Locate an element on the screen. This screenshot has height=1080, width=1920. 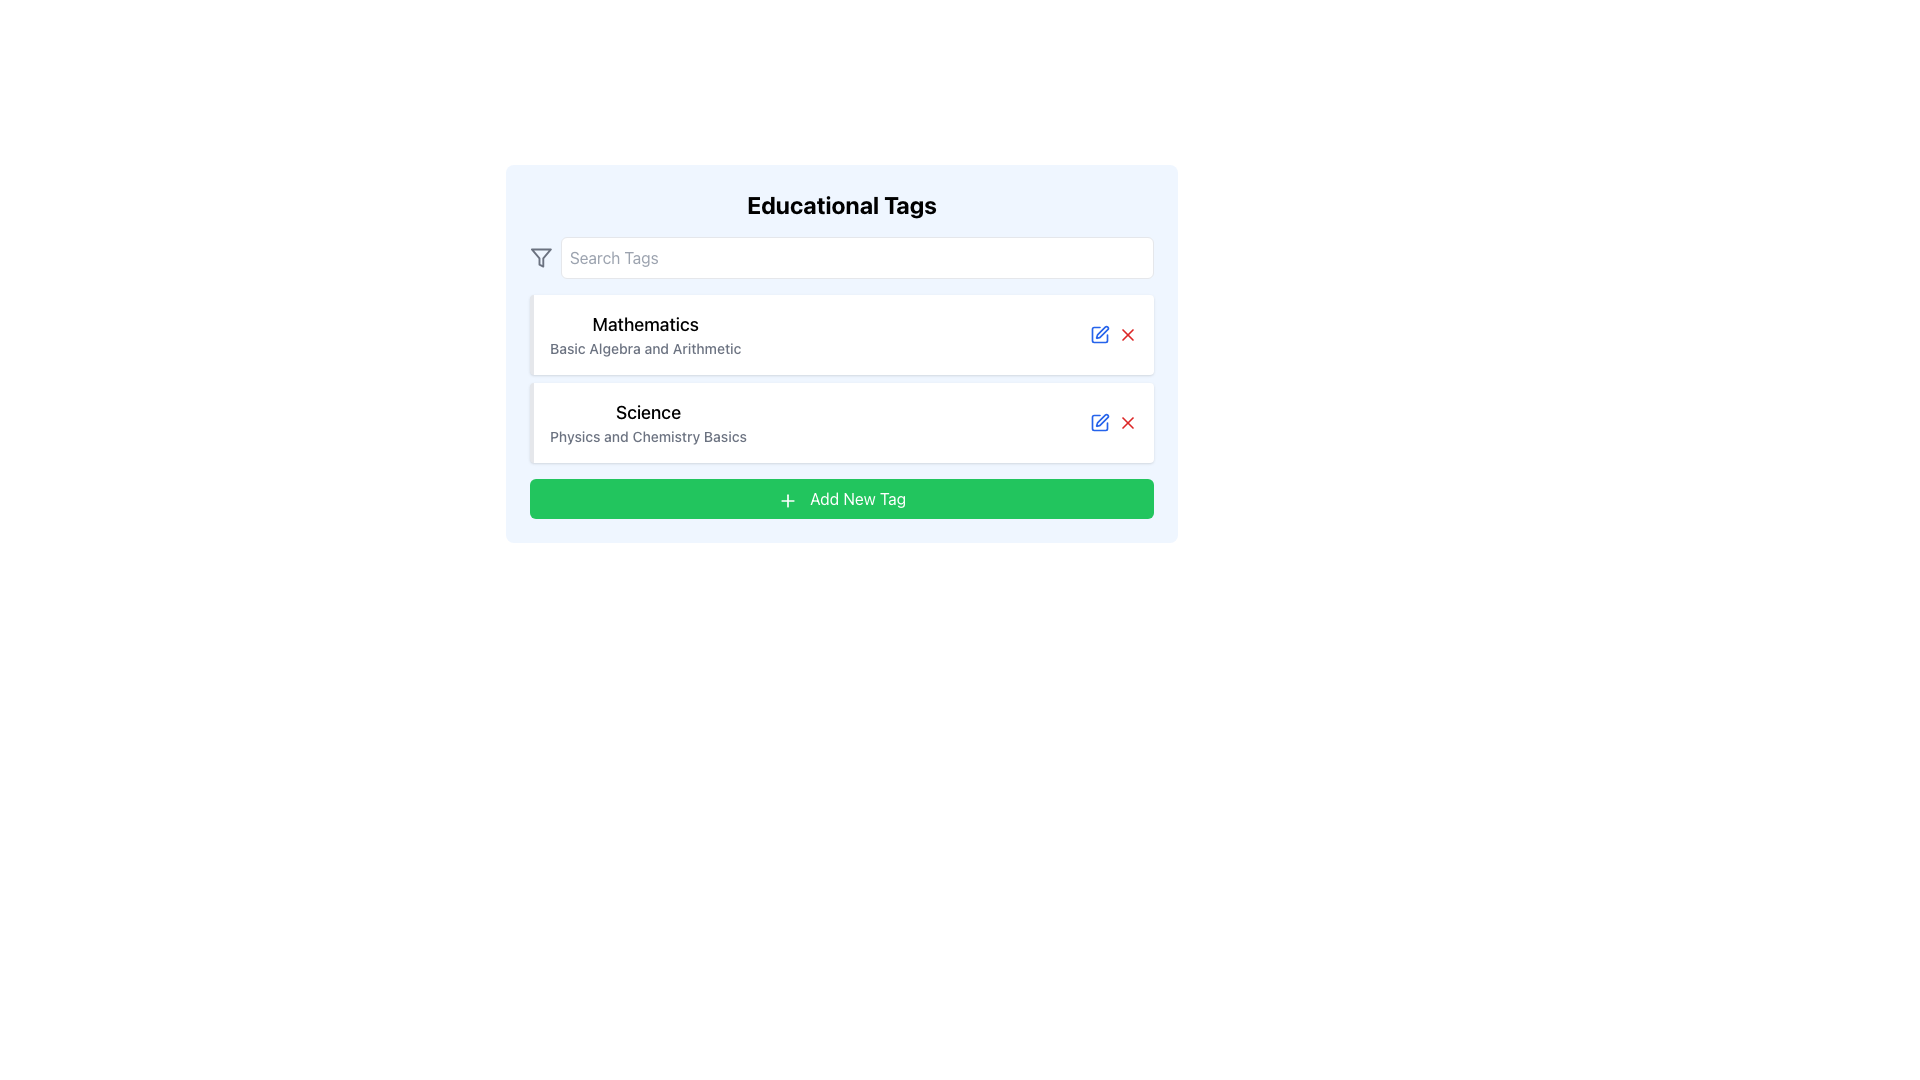
the remove button located to the right of the 'Science' tag in the Educational Tags section is located at coordinates (1128, 422).